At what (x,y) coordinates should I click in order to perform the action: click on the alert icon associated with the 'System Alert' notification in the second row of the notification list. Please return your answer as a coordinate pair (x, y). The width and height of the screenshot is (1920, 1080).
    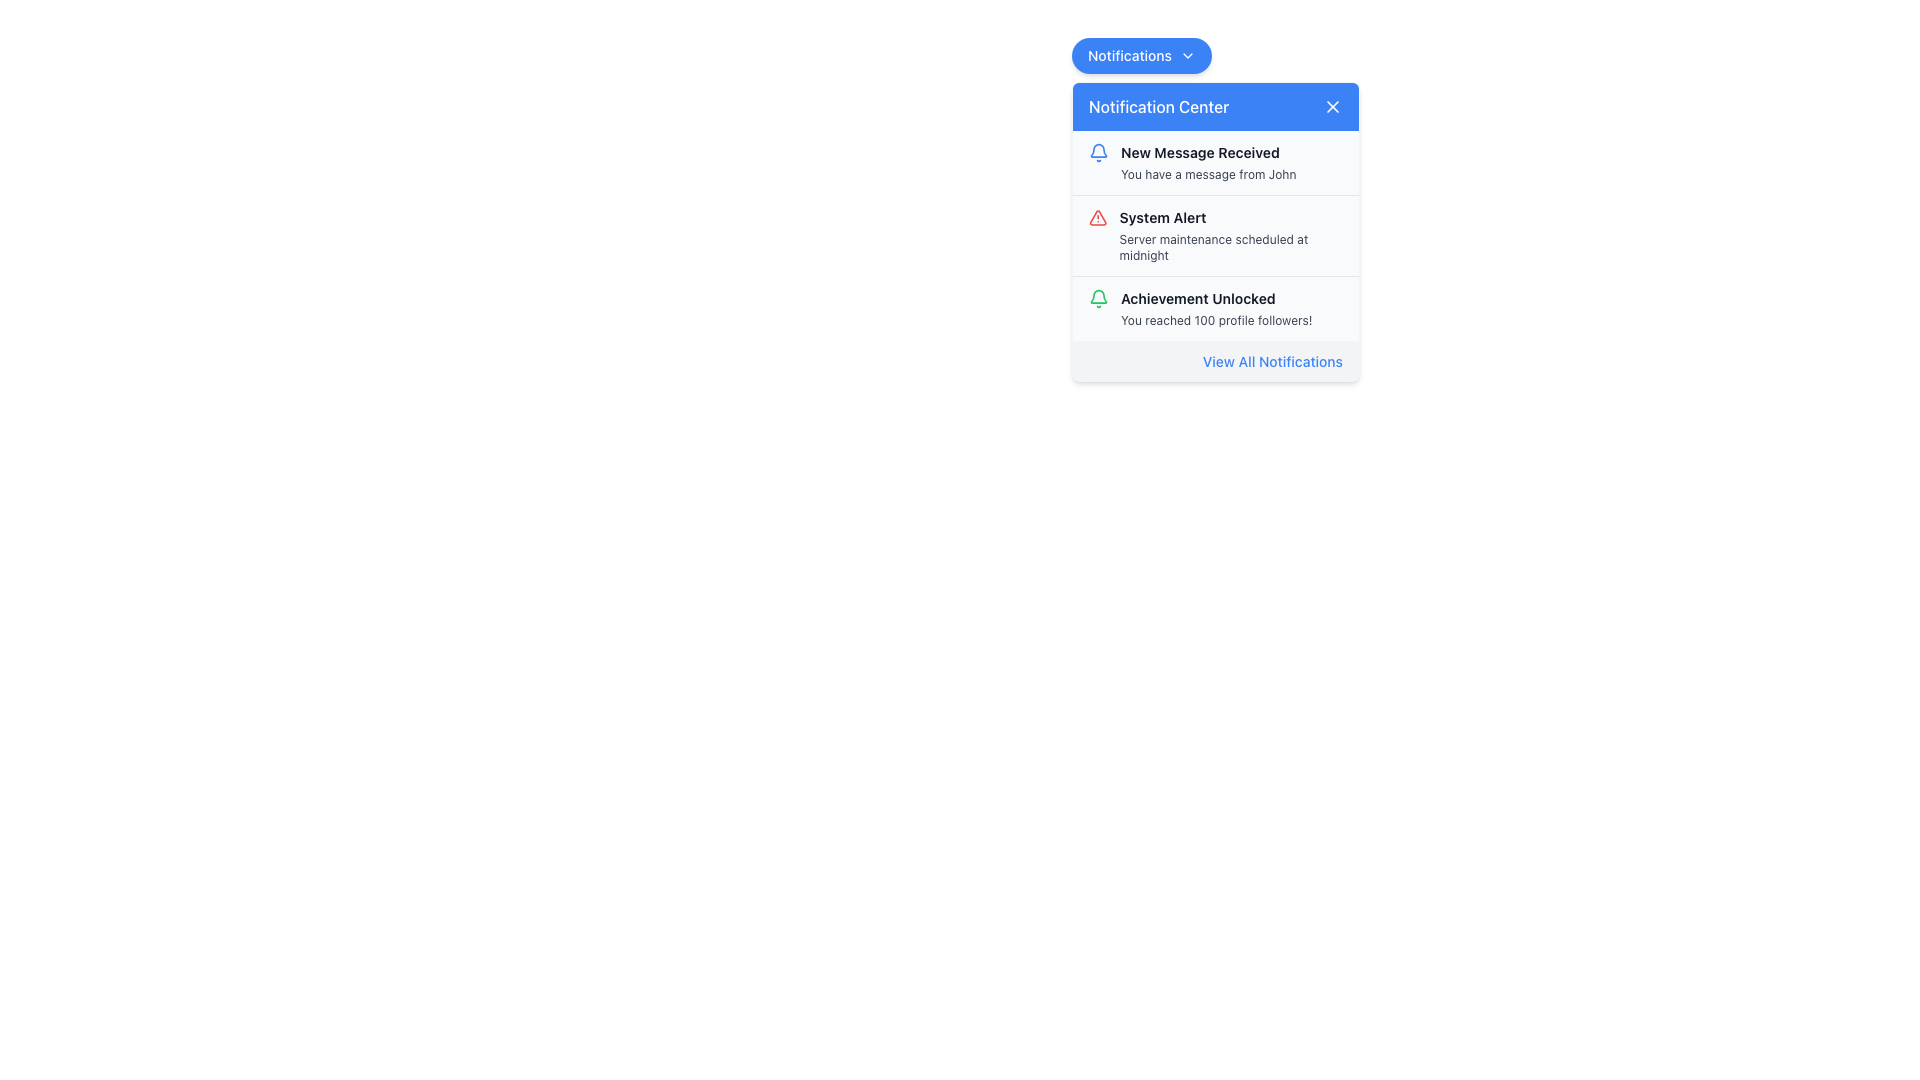
    Looking at the image, I should click on (1097, 217).